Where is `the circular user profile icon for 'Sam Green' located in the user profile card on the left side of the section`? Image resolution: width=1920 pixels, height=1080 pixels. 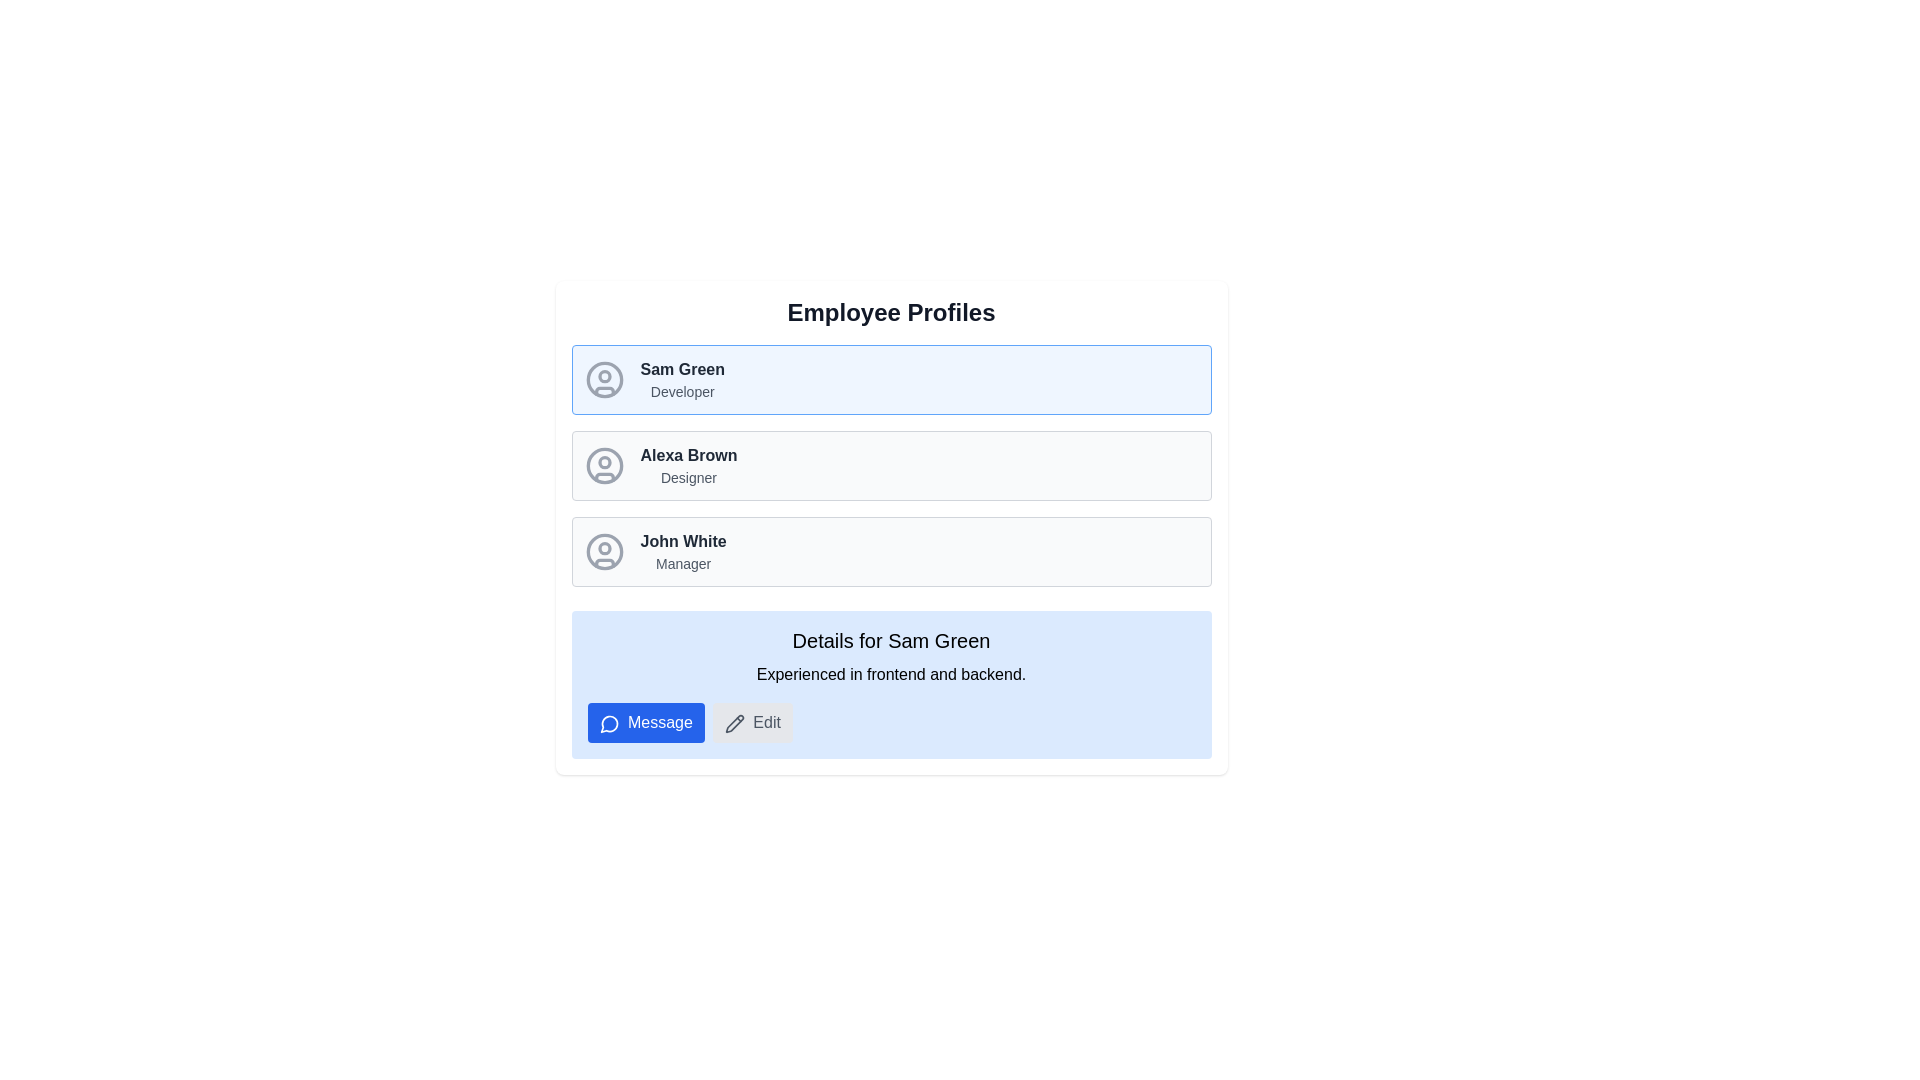
the circular user profile icon for 'Sam Green' located in the user profile card on the left side of the section is located at coordinates (603, 380).